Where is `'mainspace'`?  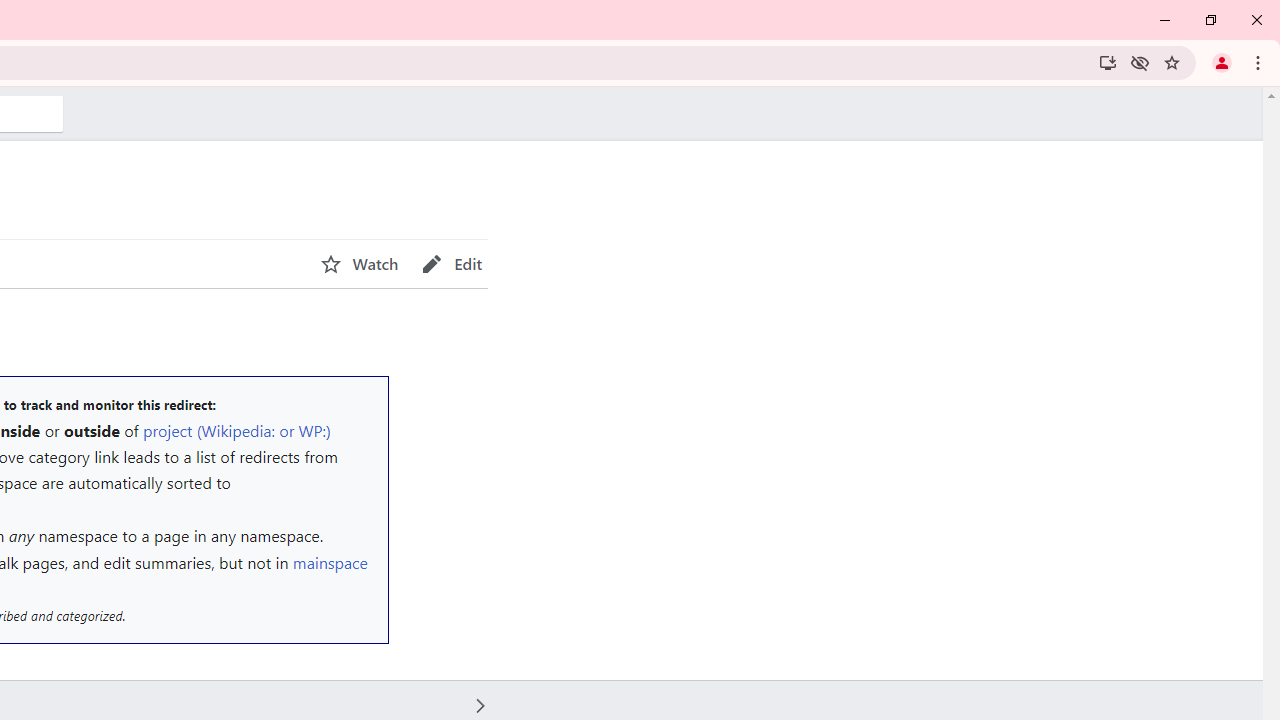
'mainspace' is located at coordinates (330, 561).